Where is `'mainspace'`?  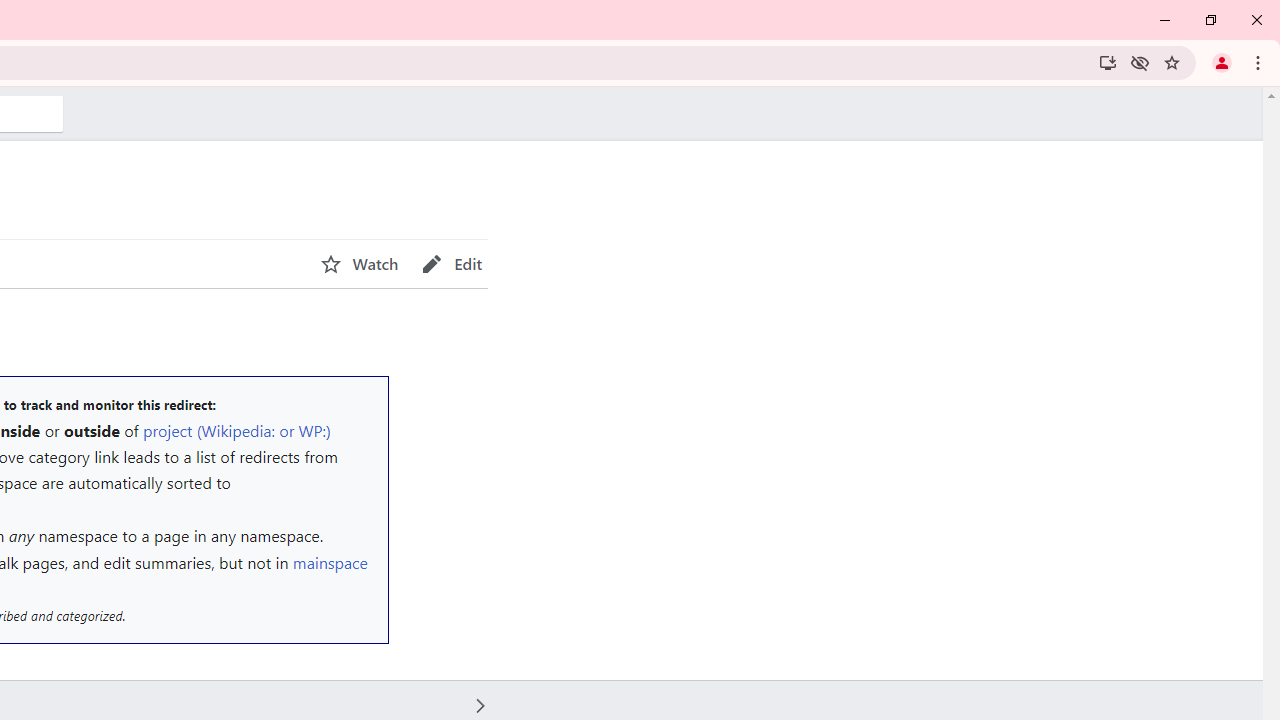
'mainspace' is located at coordinates (330, 561).